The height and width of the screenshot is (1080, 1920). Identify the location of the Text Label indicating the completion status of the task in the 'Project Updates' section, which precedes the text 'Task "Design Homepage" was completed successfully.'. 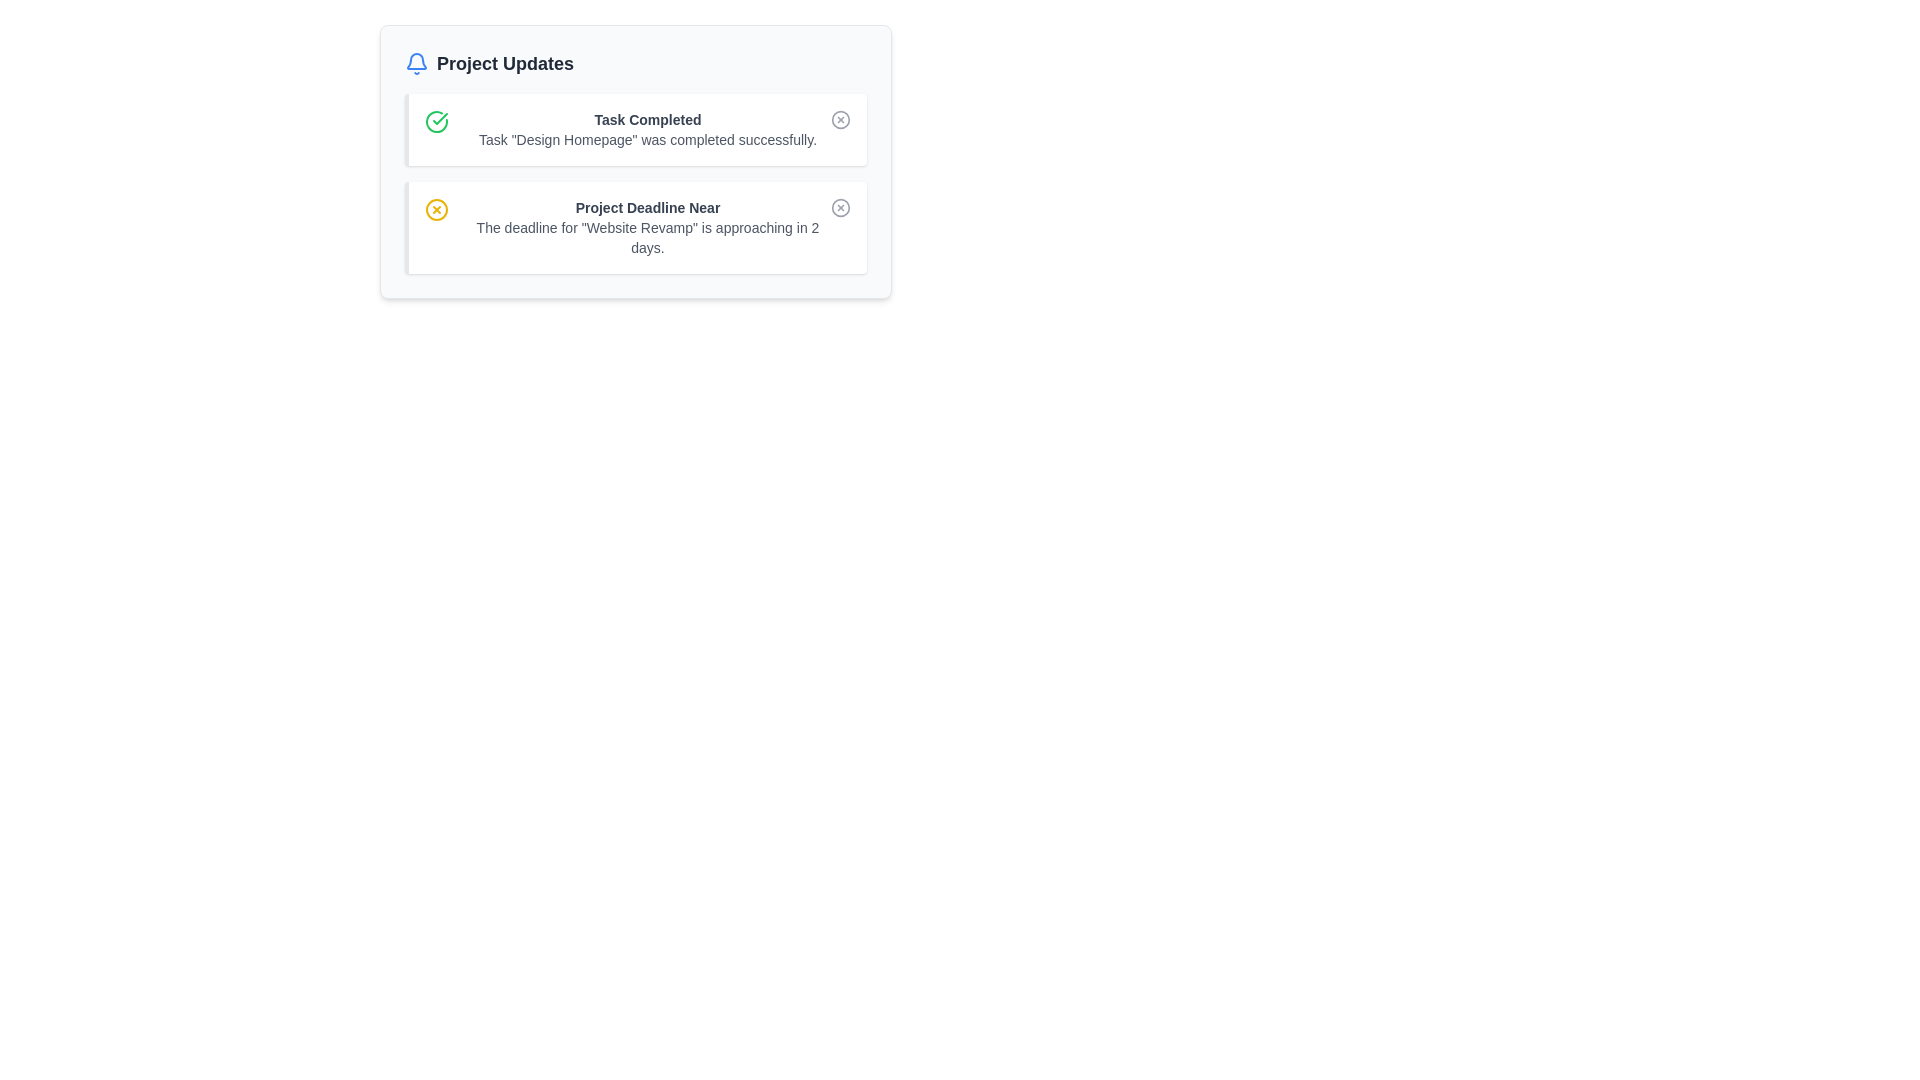
(648, 119).